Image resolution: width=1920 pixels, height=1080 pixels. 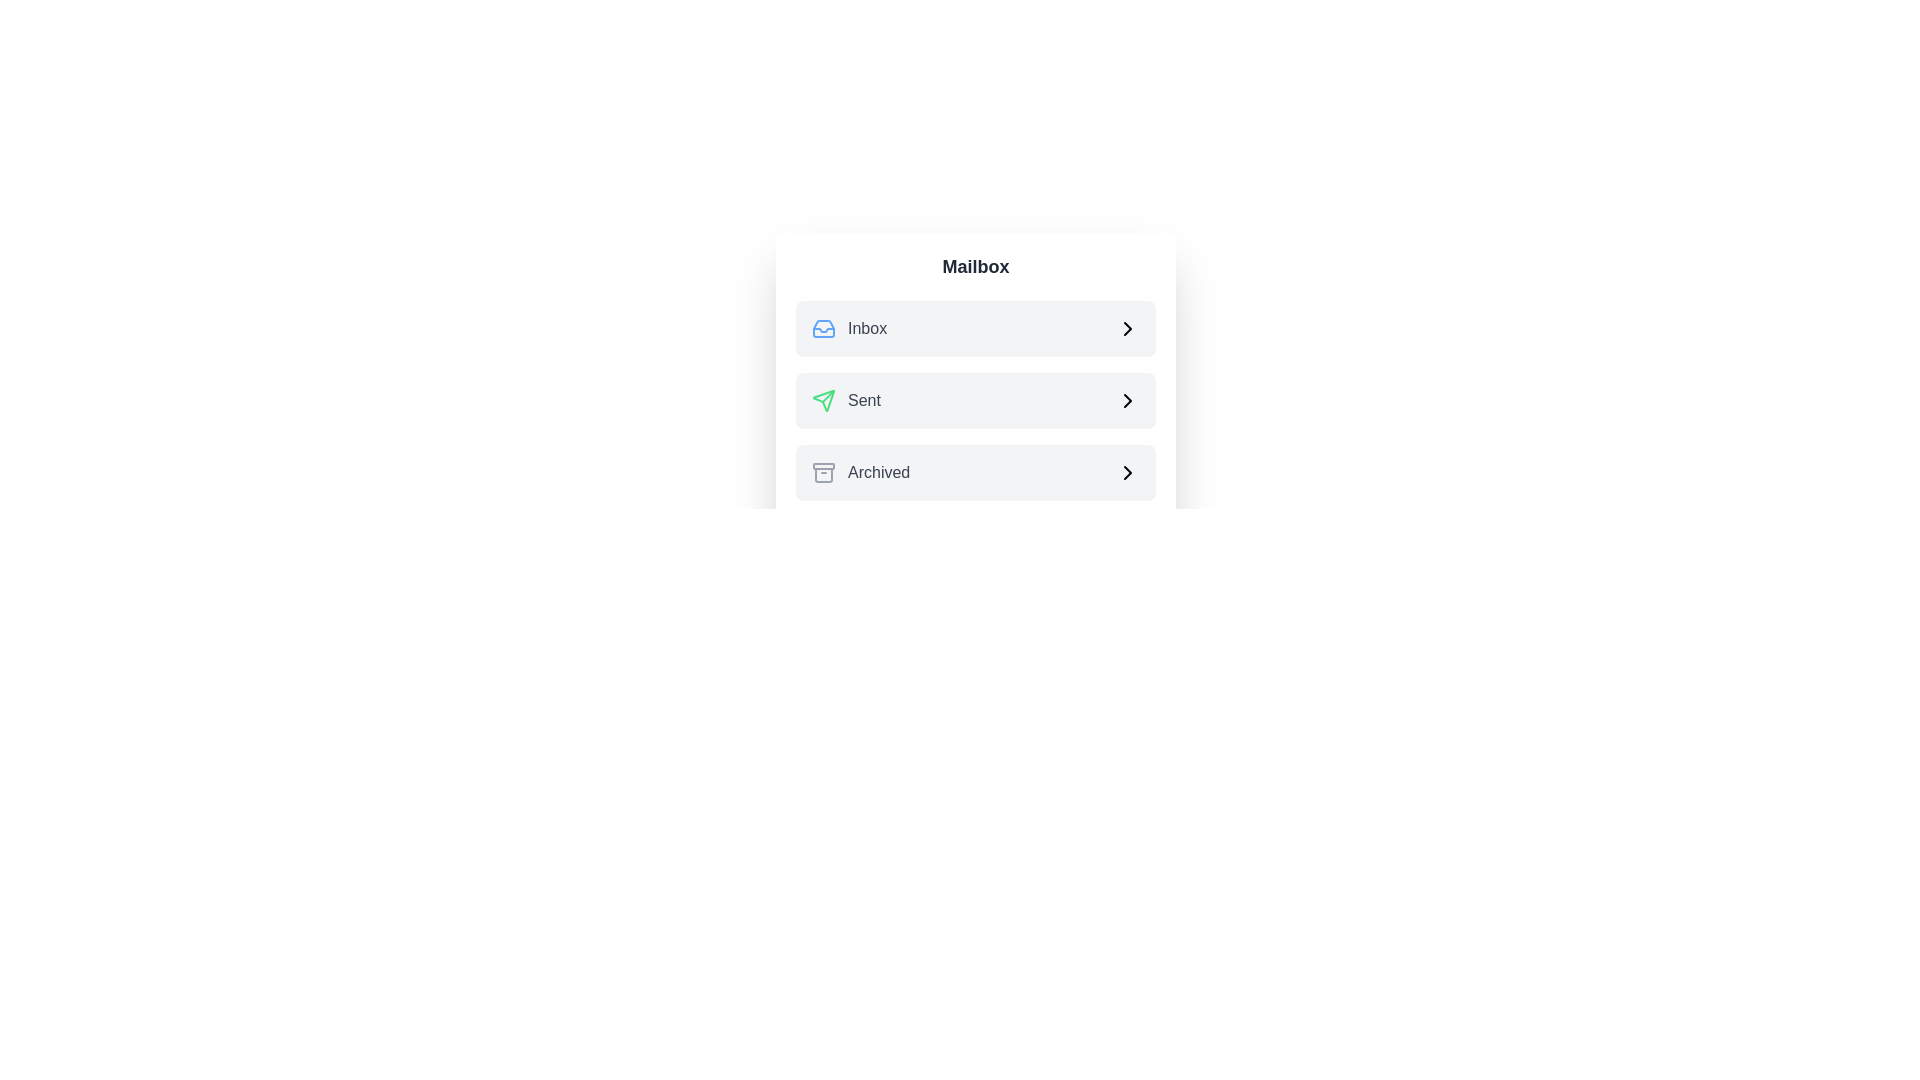 I want to click on the 'Archived' mailbox section in the clickable list, so click(x=975, y=473).